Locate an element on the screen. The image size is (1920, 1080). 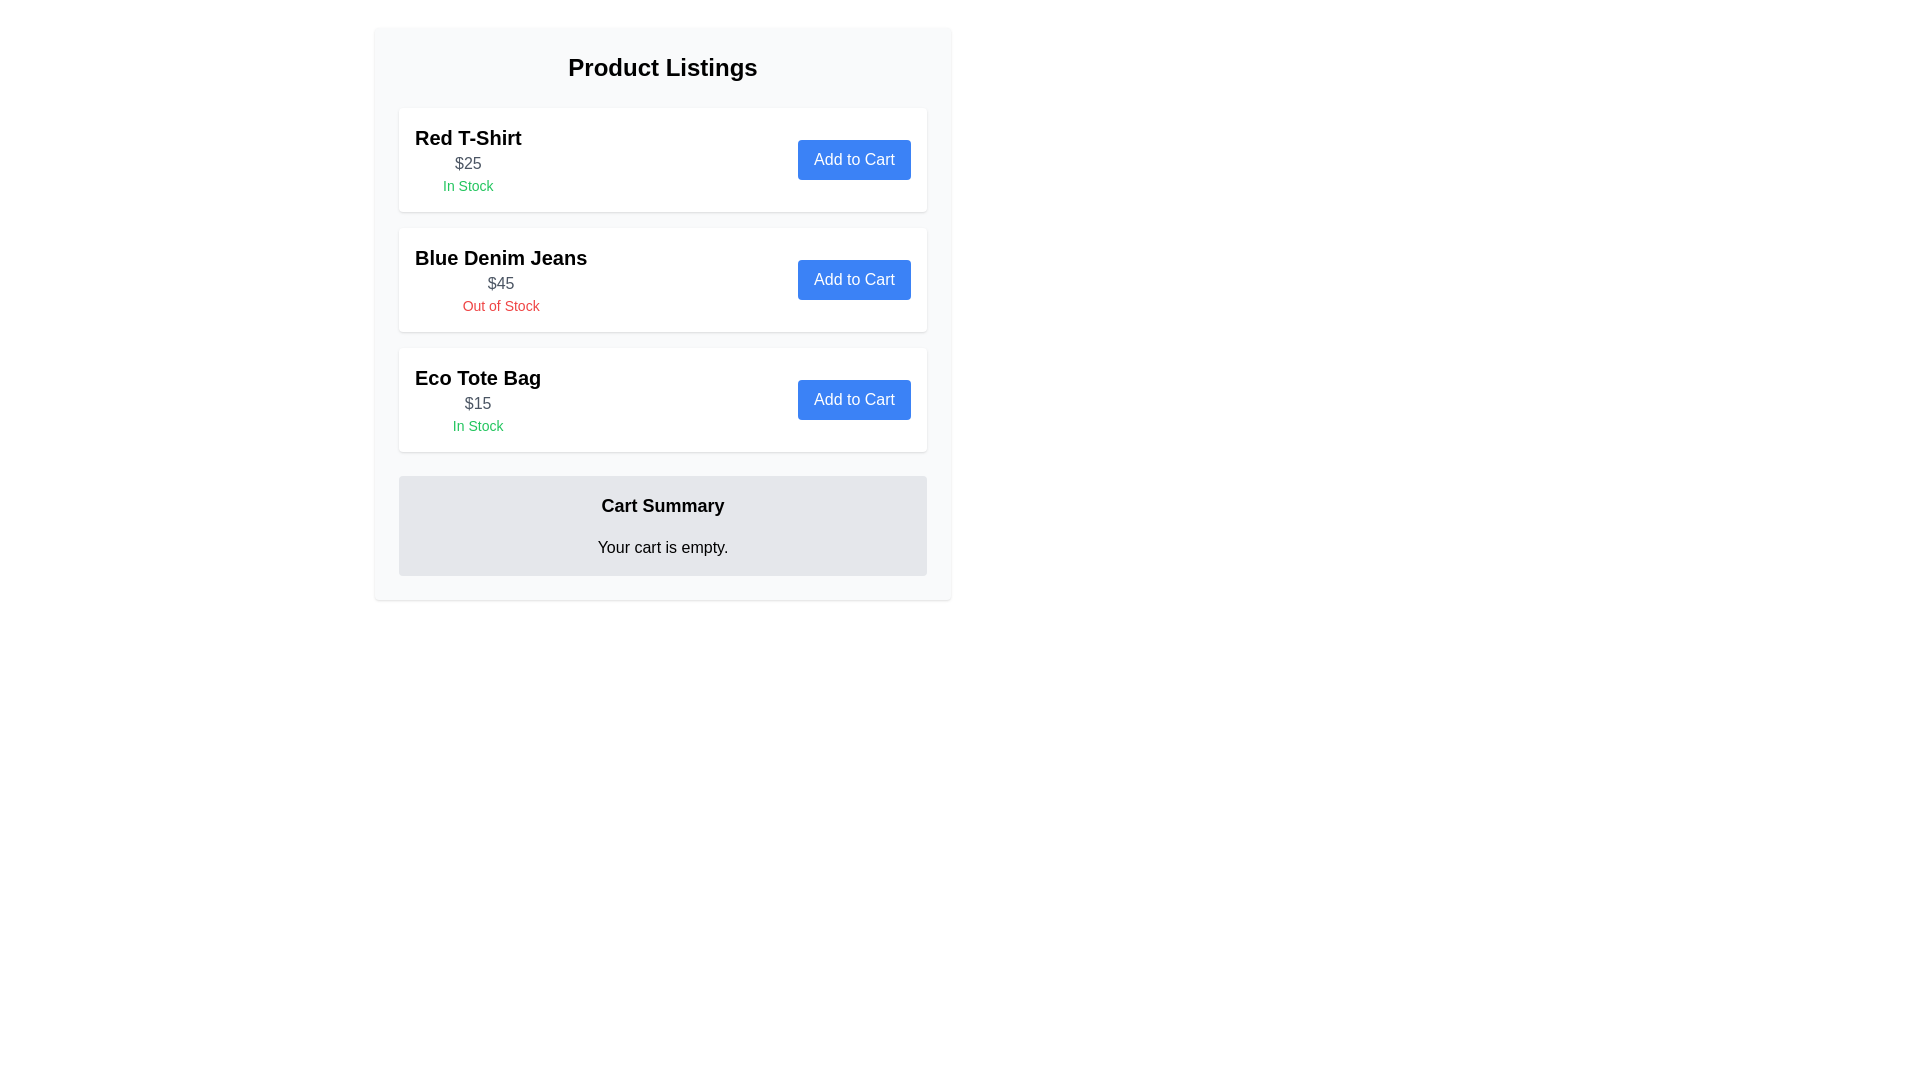
the static text label displaying the product name 'Eco Tote Bag', which is located at the top of the product card is located at coordinates (477, 378).